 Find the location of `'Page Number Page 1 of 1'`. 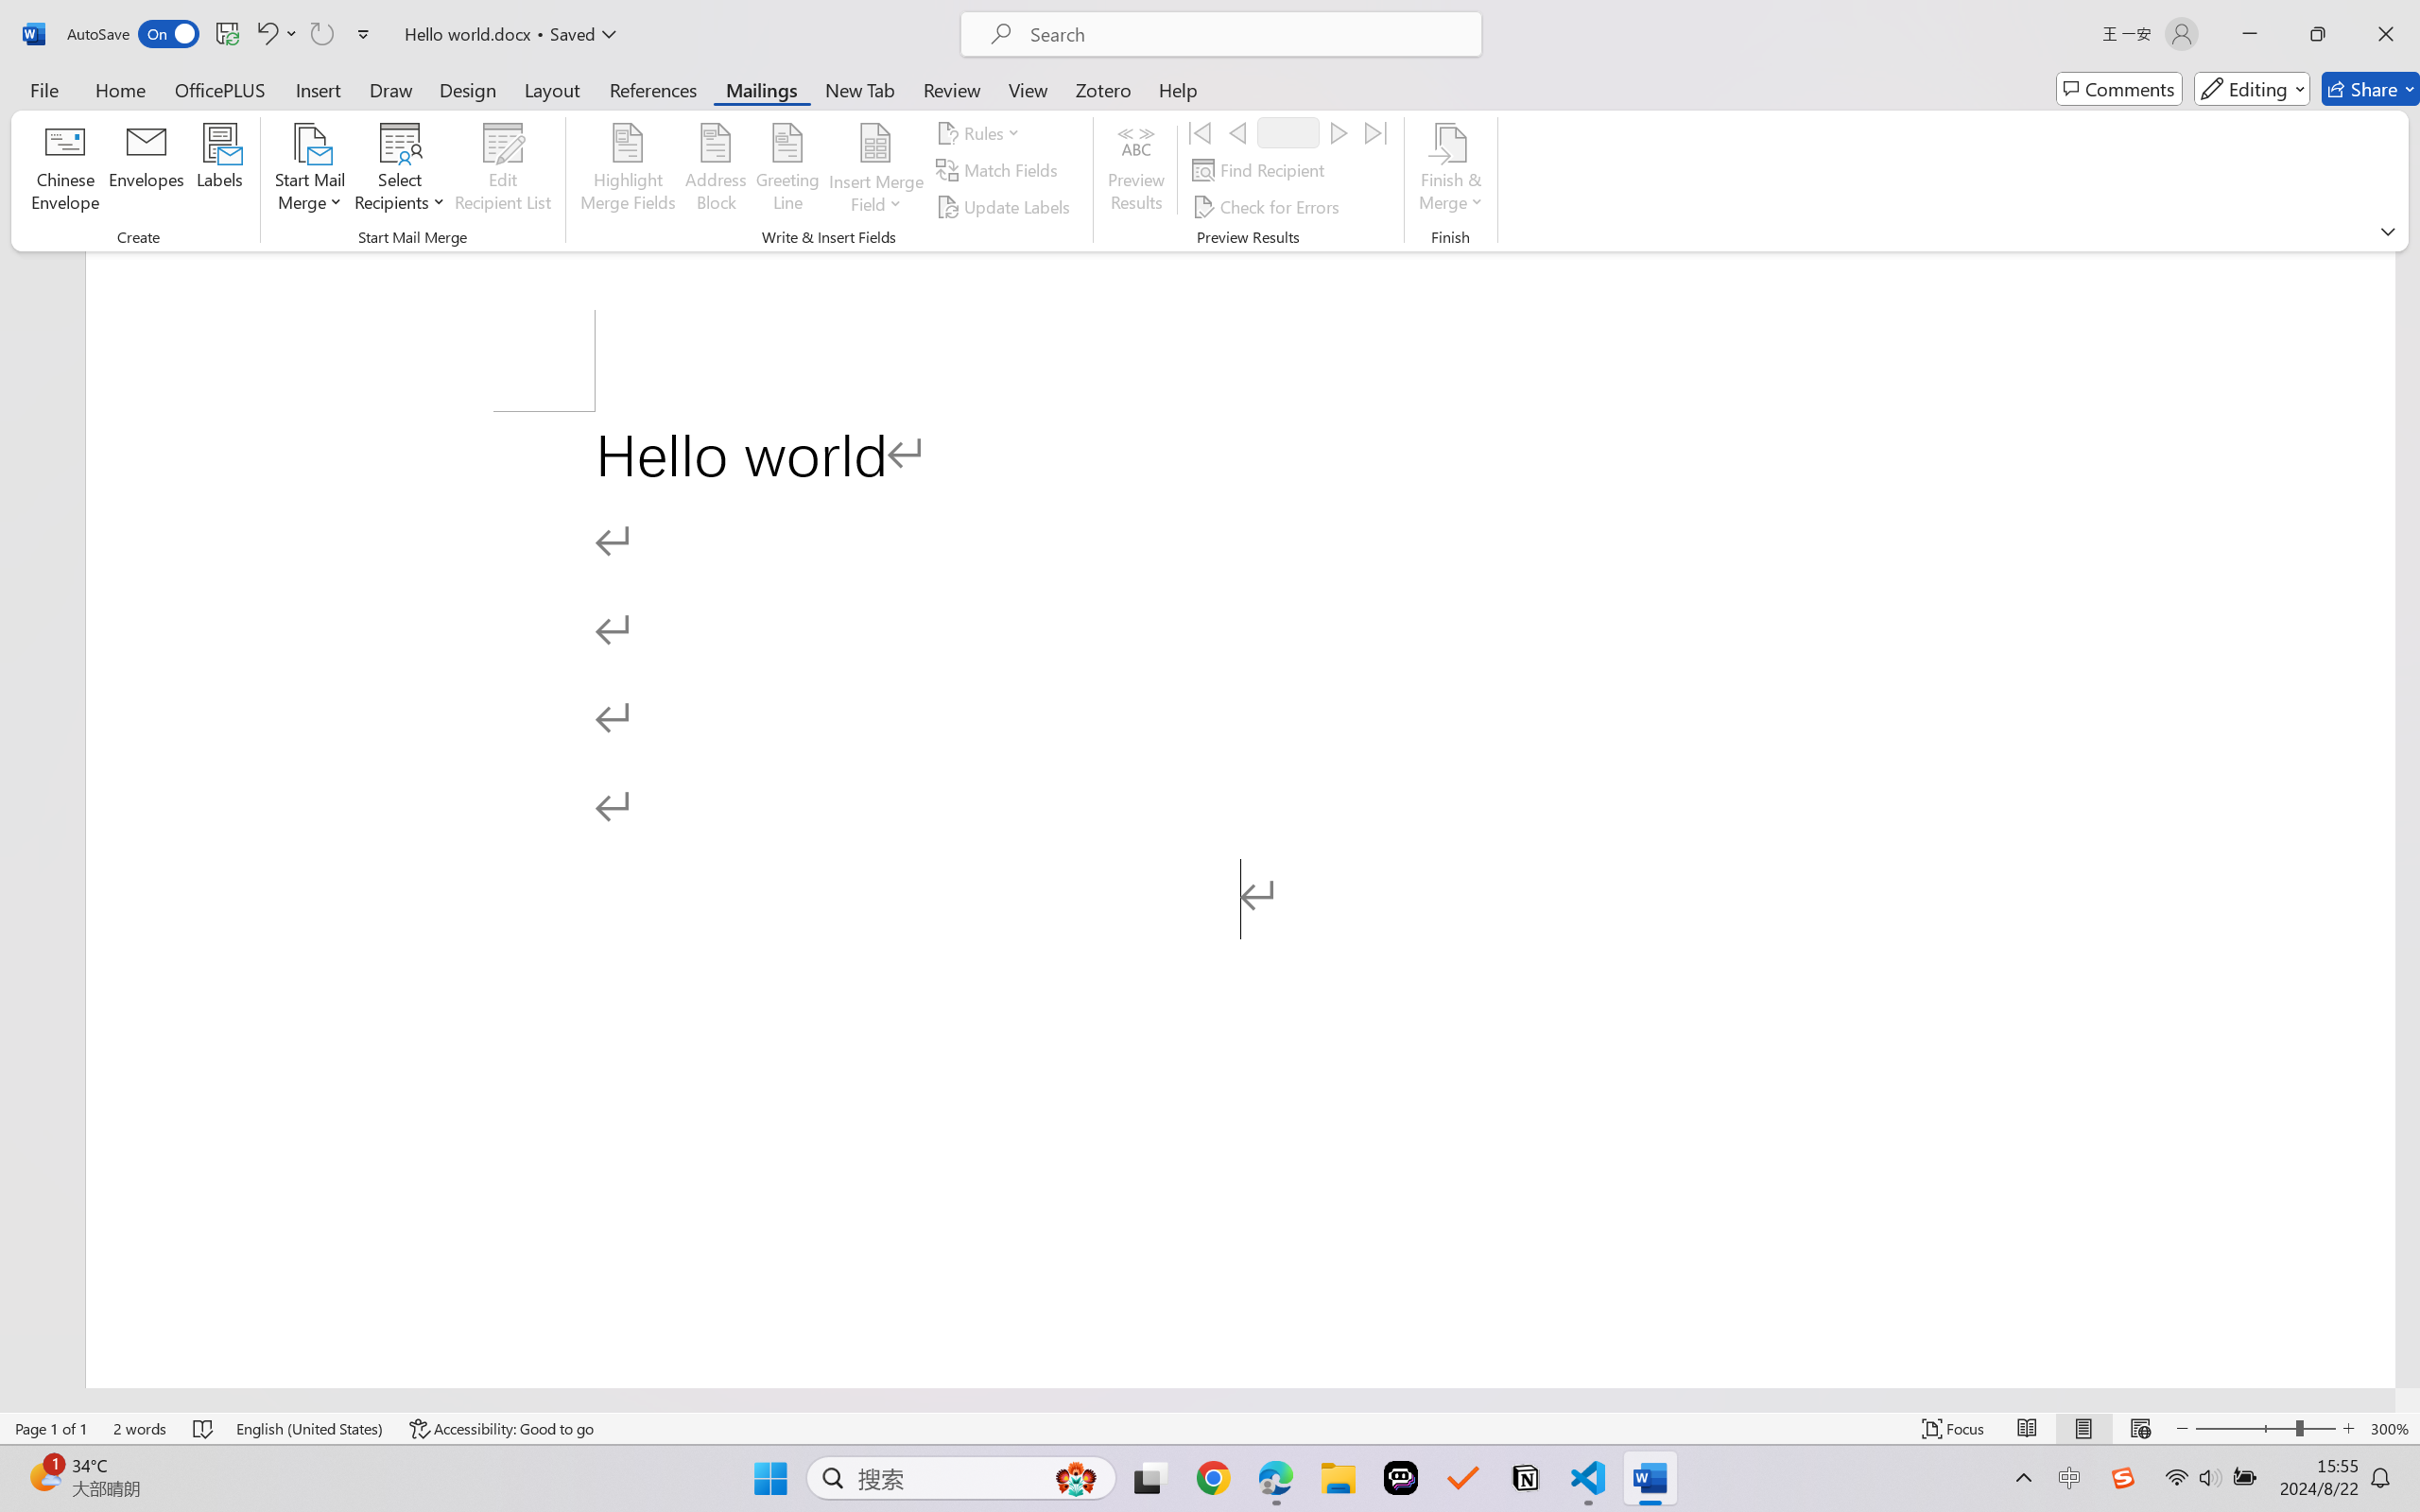

'Page Number Page 1 of 1' is located at coordinates (52, 1428).